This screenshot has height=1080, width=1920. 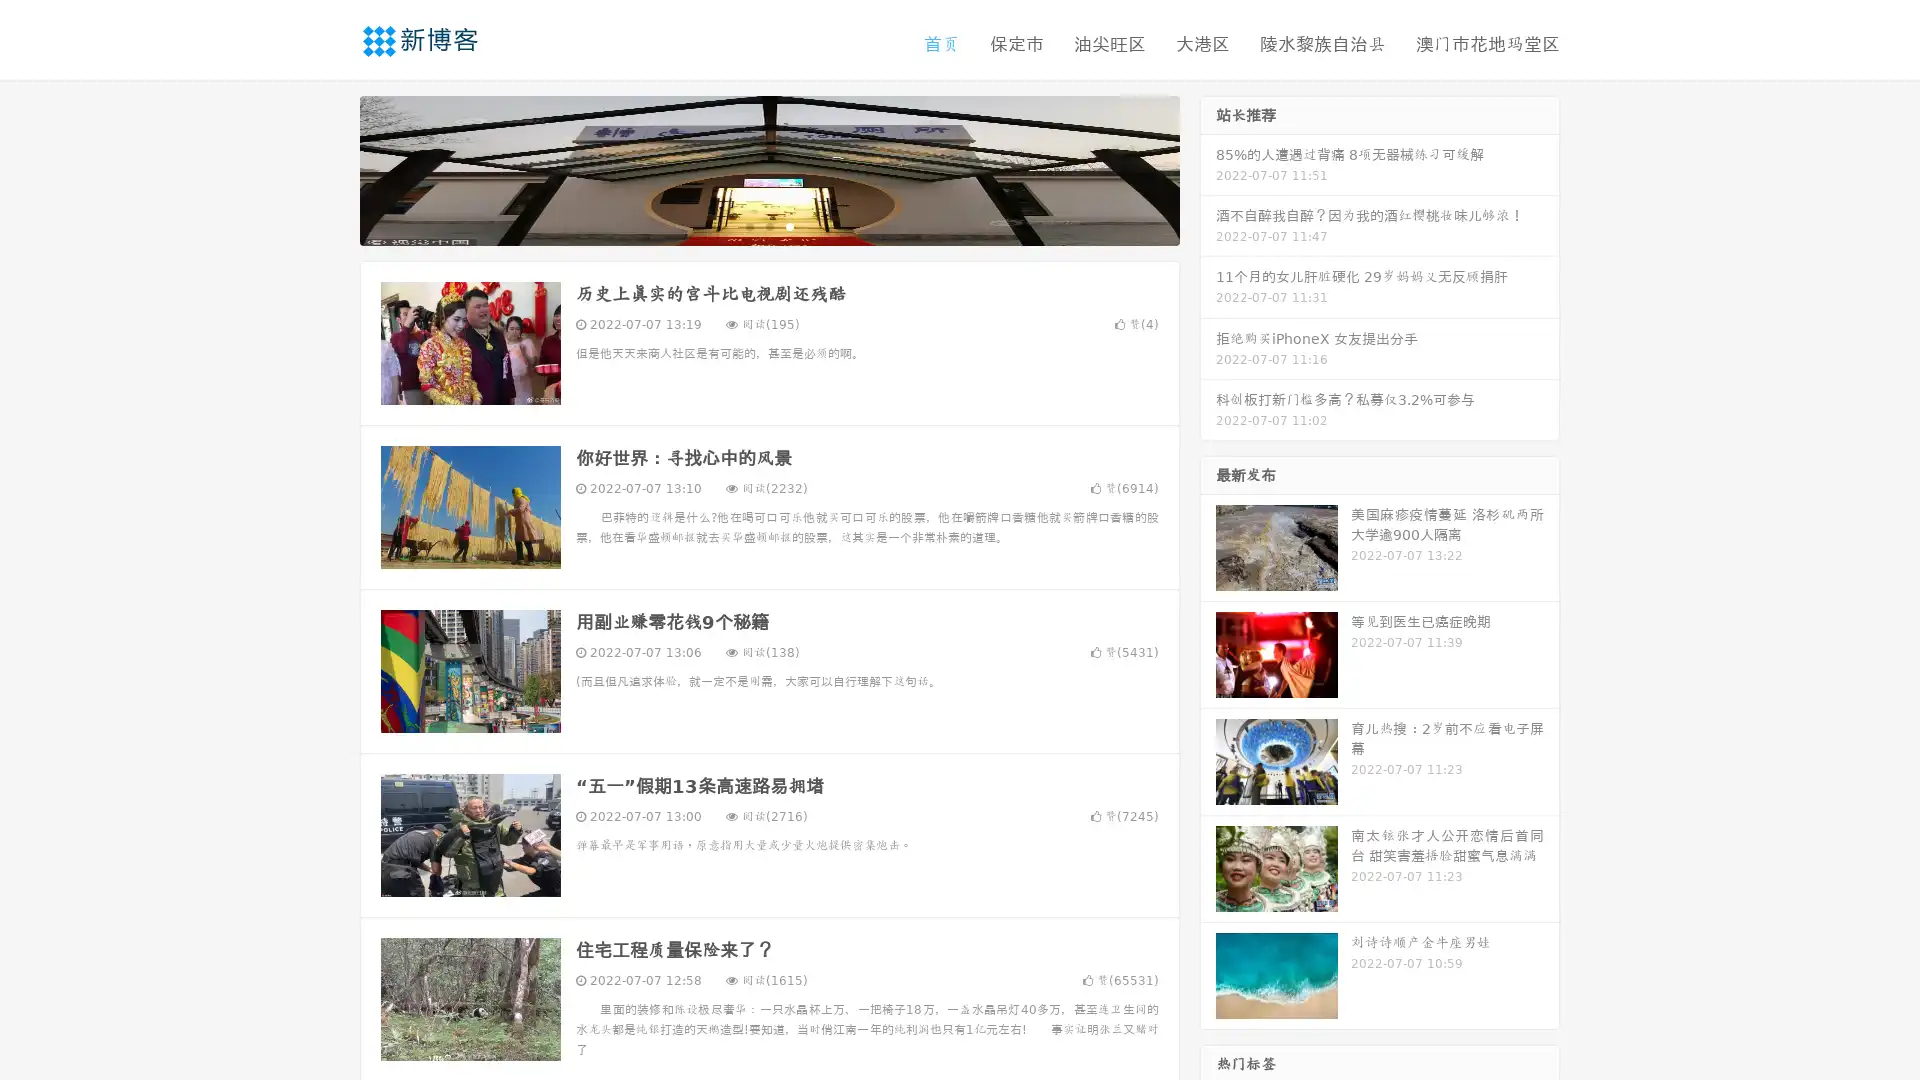 I want to click on Go to slide 1, so click(x=748, y=225).